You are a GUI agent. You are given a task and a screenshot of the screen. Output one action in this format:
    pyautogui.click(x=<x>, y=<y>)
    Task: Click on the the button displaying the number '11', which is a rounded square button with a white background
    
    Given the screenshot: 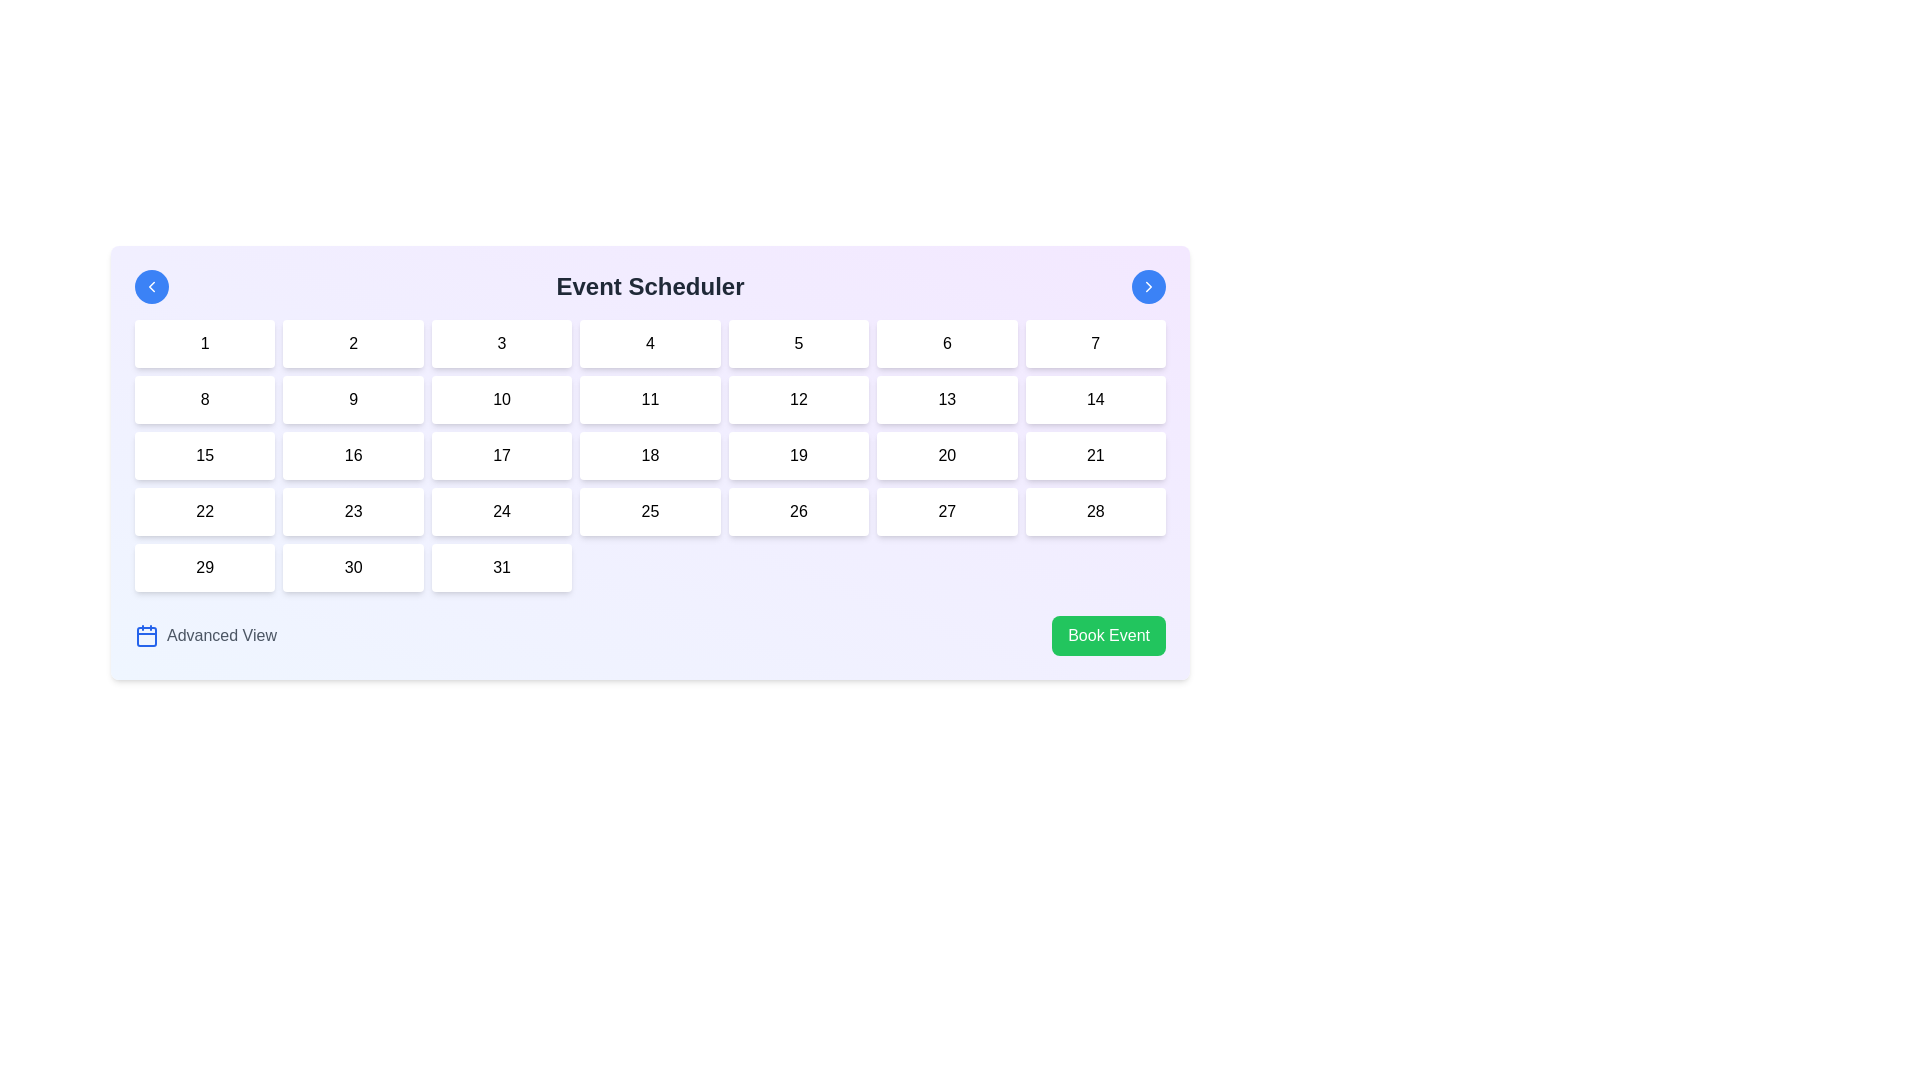 What is the action you would take?
    pyautogui.click(x=650, y=400)
    